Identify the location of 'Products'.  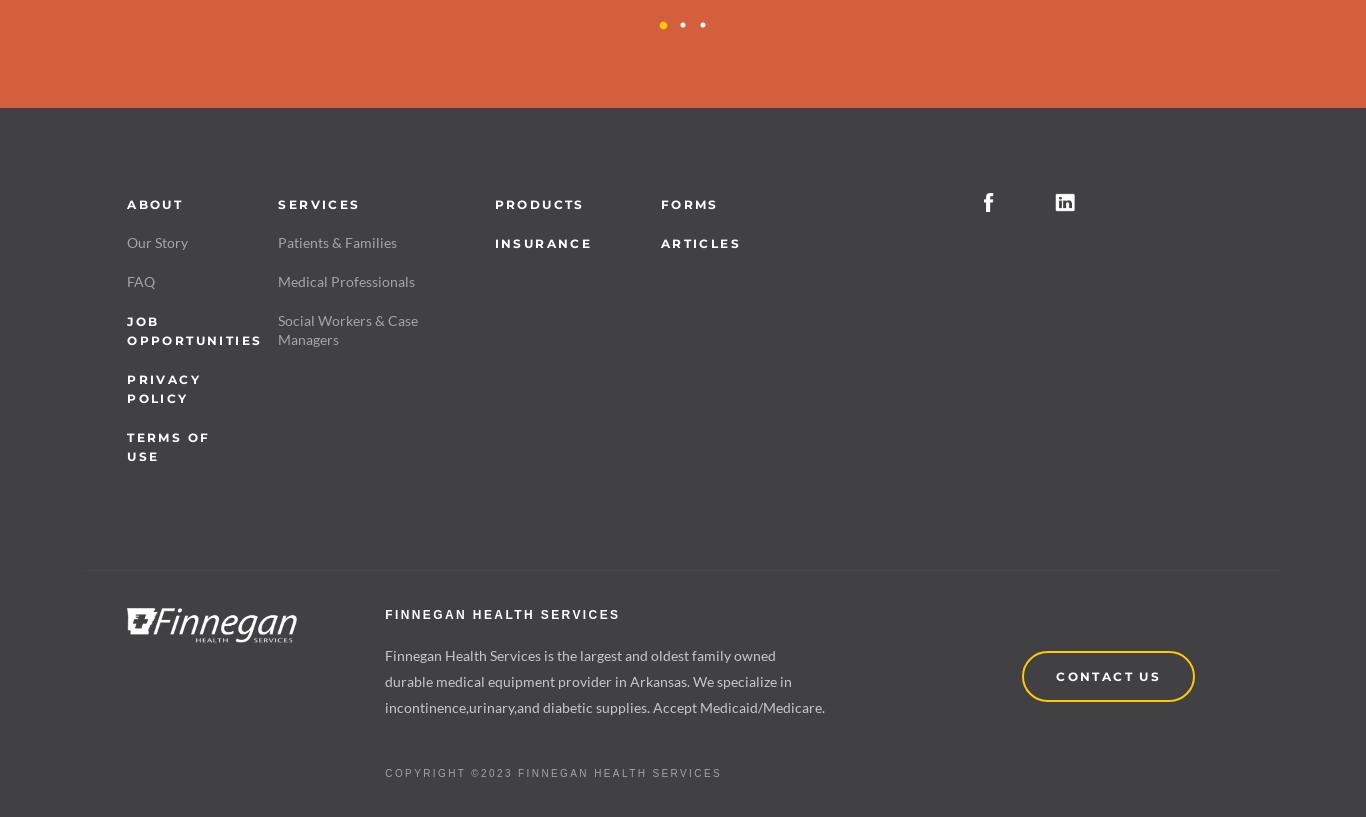
(539, 202).